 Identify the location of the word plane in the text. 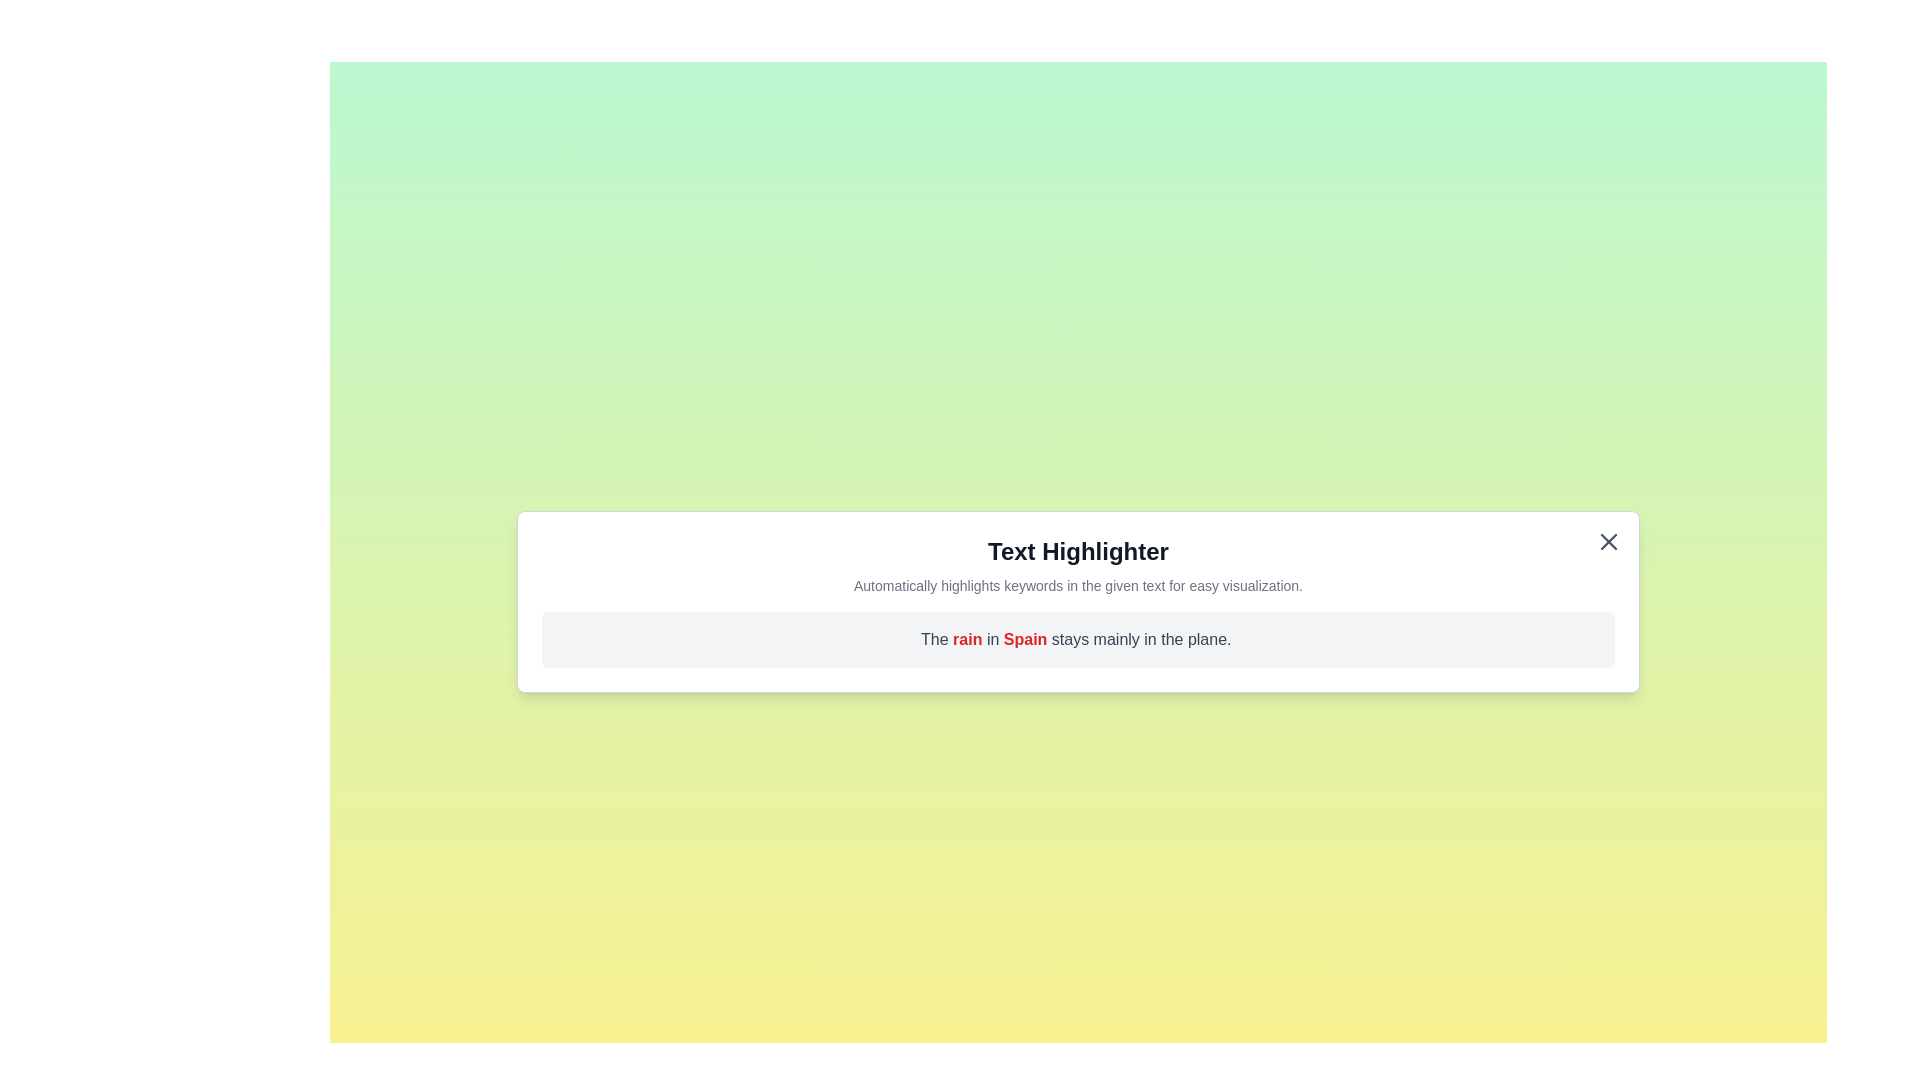
(1210, 639).